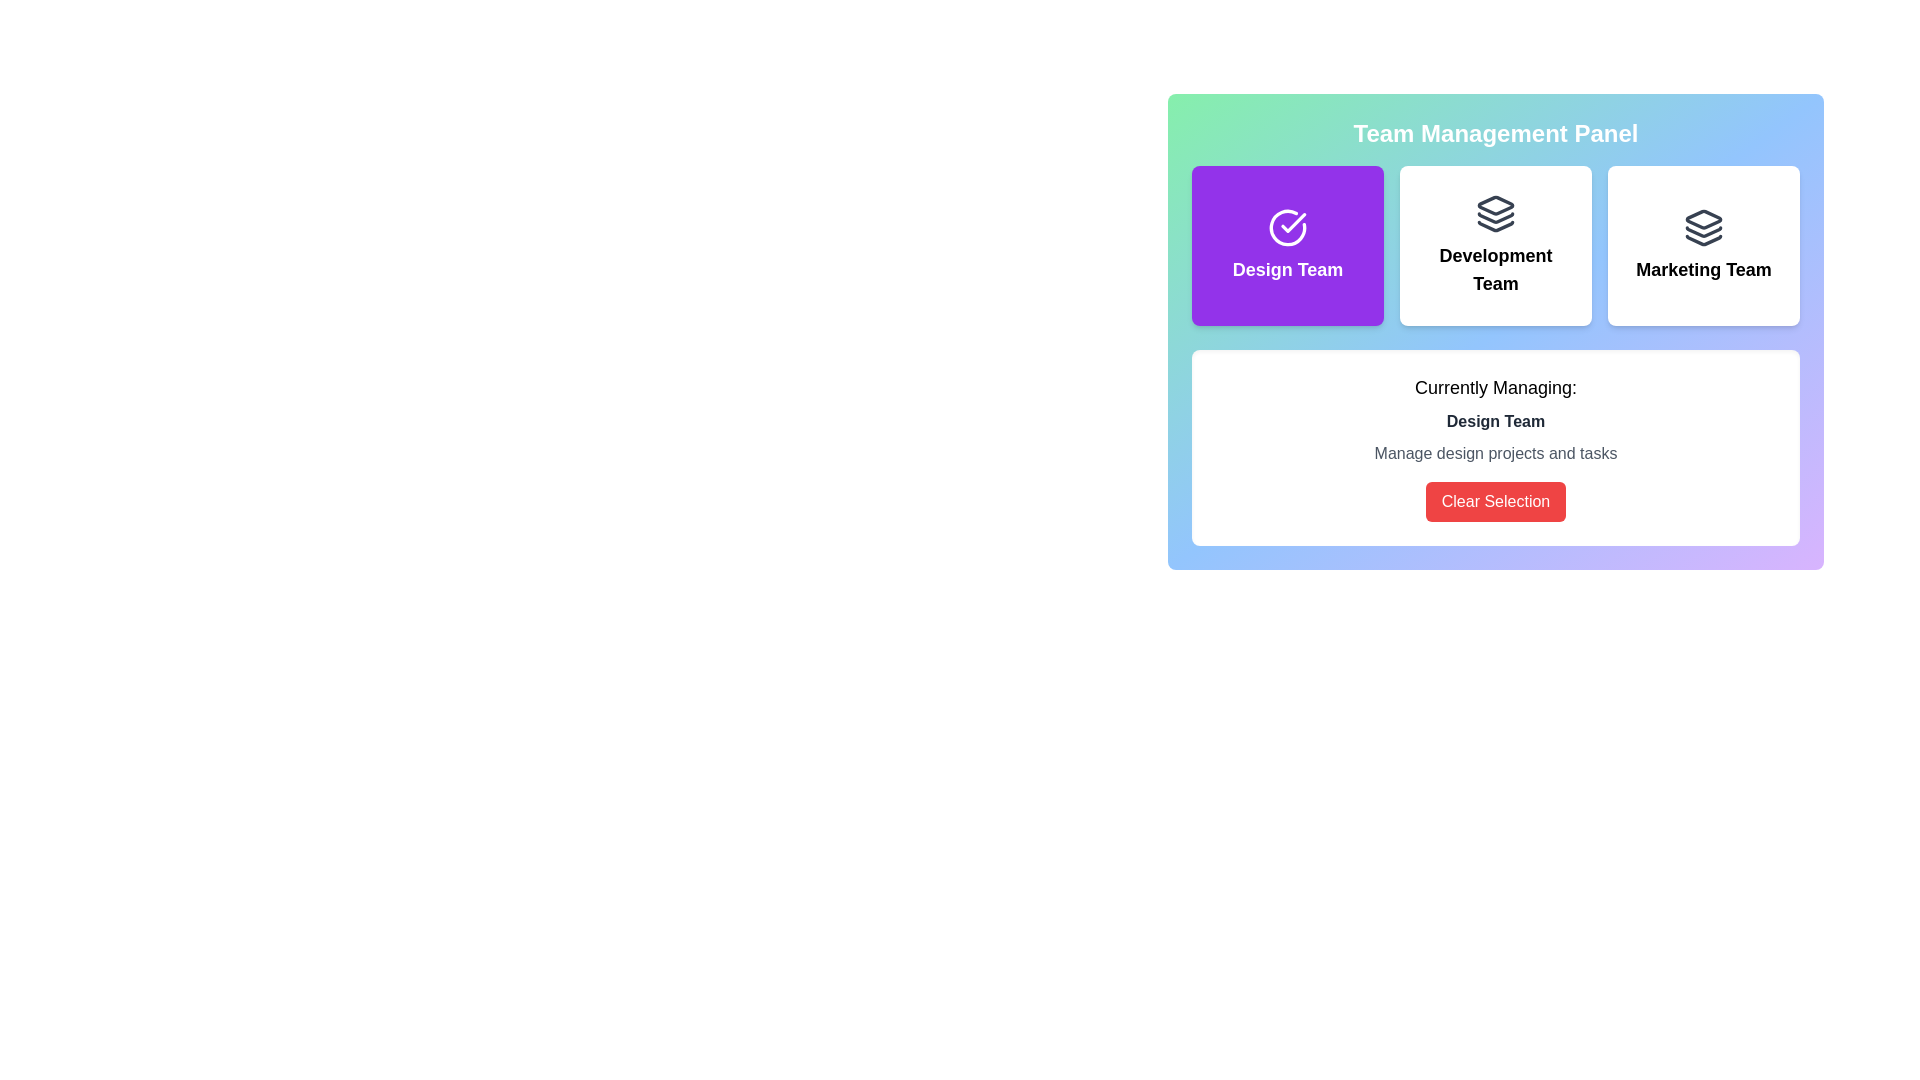  Describe the element at coordinates (1287, 245) in the screenshot. I see `the button labeled 'Design Team' featuring a white circular check icon and a purple background in the Team Management Panel section` at that location.